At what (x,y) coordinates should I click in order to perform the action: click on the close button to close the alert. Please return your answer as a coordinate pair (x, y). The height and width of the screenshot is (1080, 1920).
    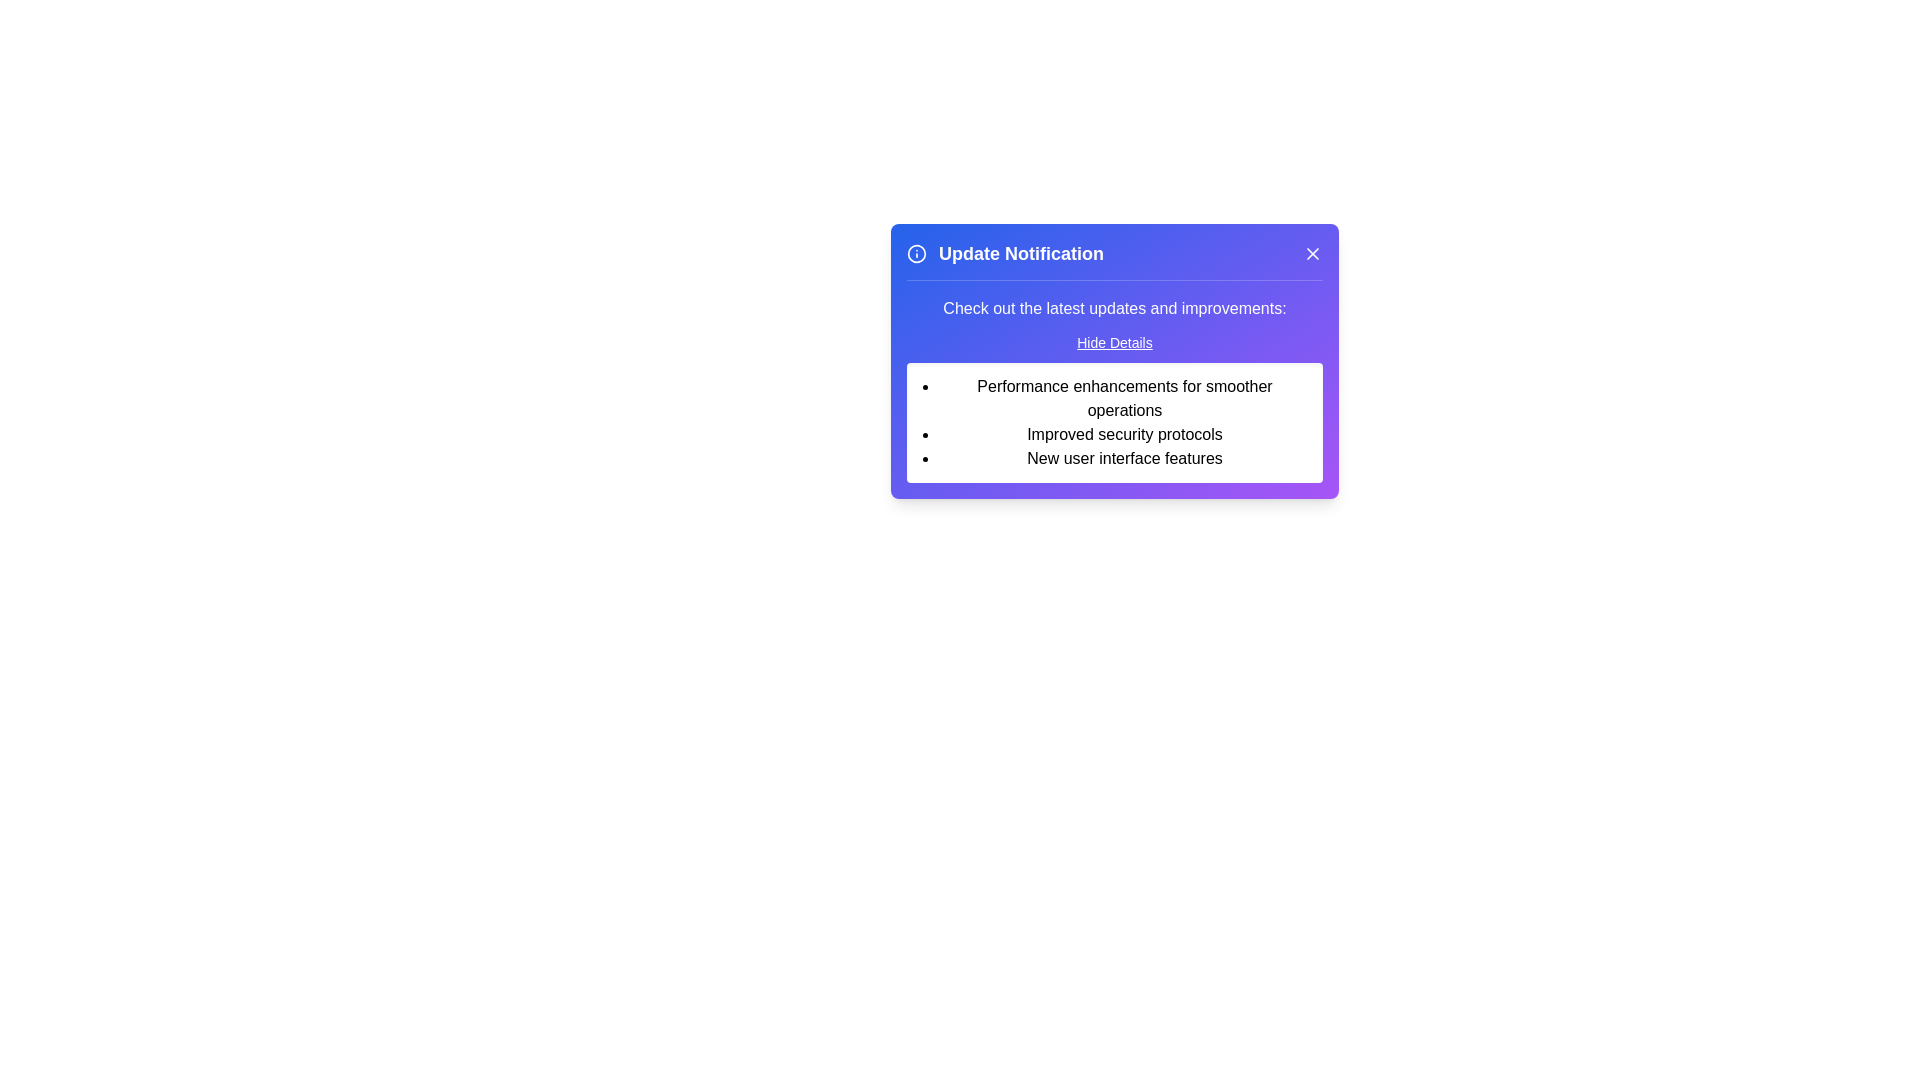
    Looking at the image, I should click on (1313, 253).